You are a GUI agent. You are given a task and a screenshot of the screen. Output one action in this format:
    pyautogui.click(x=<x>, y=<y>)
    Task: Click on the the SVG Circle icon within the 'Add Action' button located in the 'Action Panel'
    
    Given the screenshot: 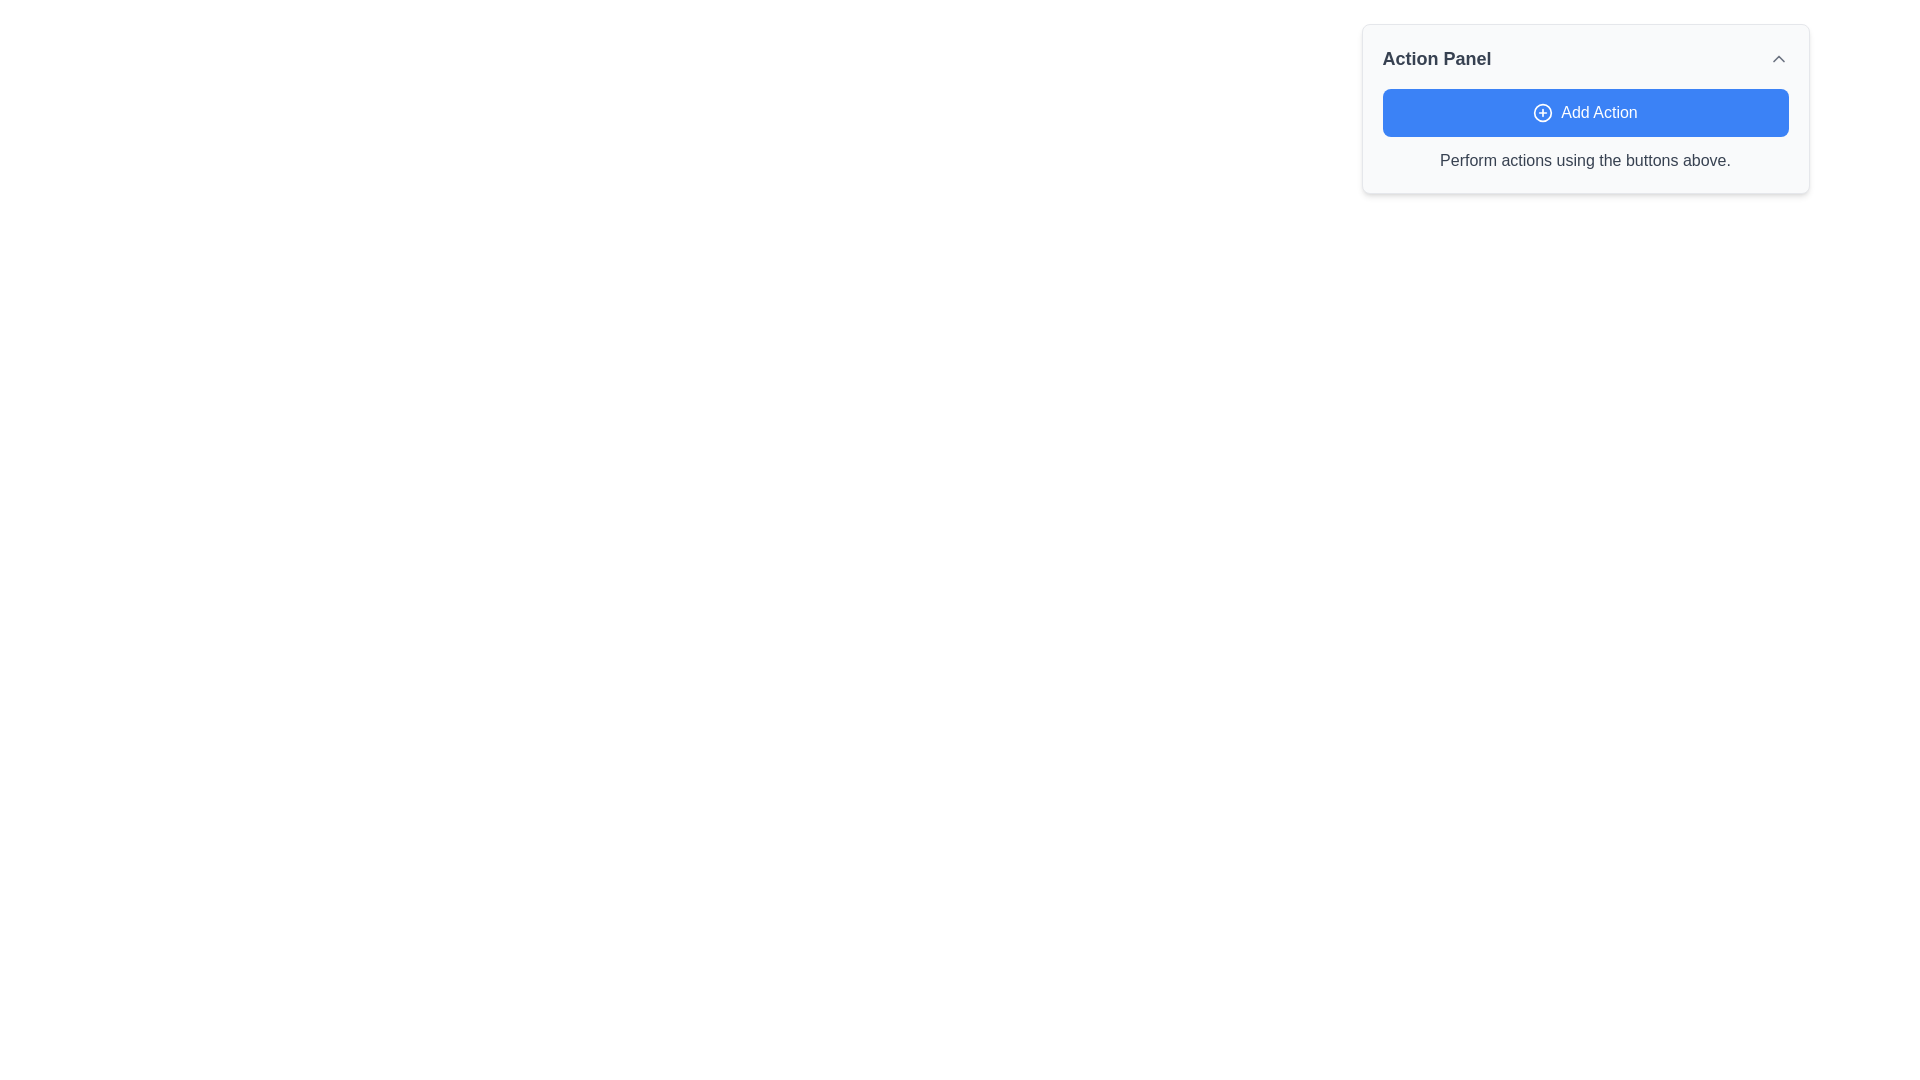 What is the action you would take?
    pyautogui.click(x=1542, y=112)
    